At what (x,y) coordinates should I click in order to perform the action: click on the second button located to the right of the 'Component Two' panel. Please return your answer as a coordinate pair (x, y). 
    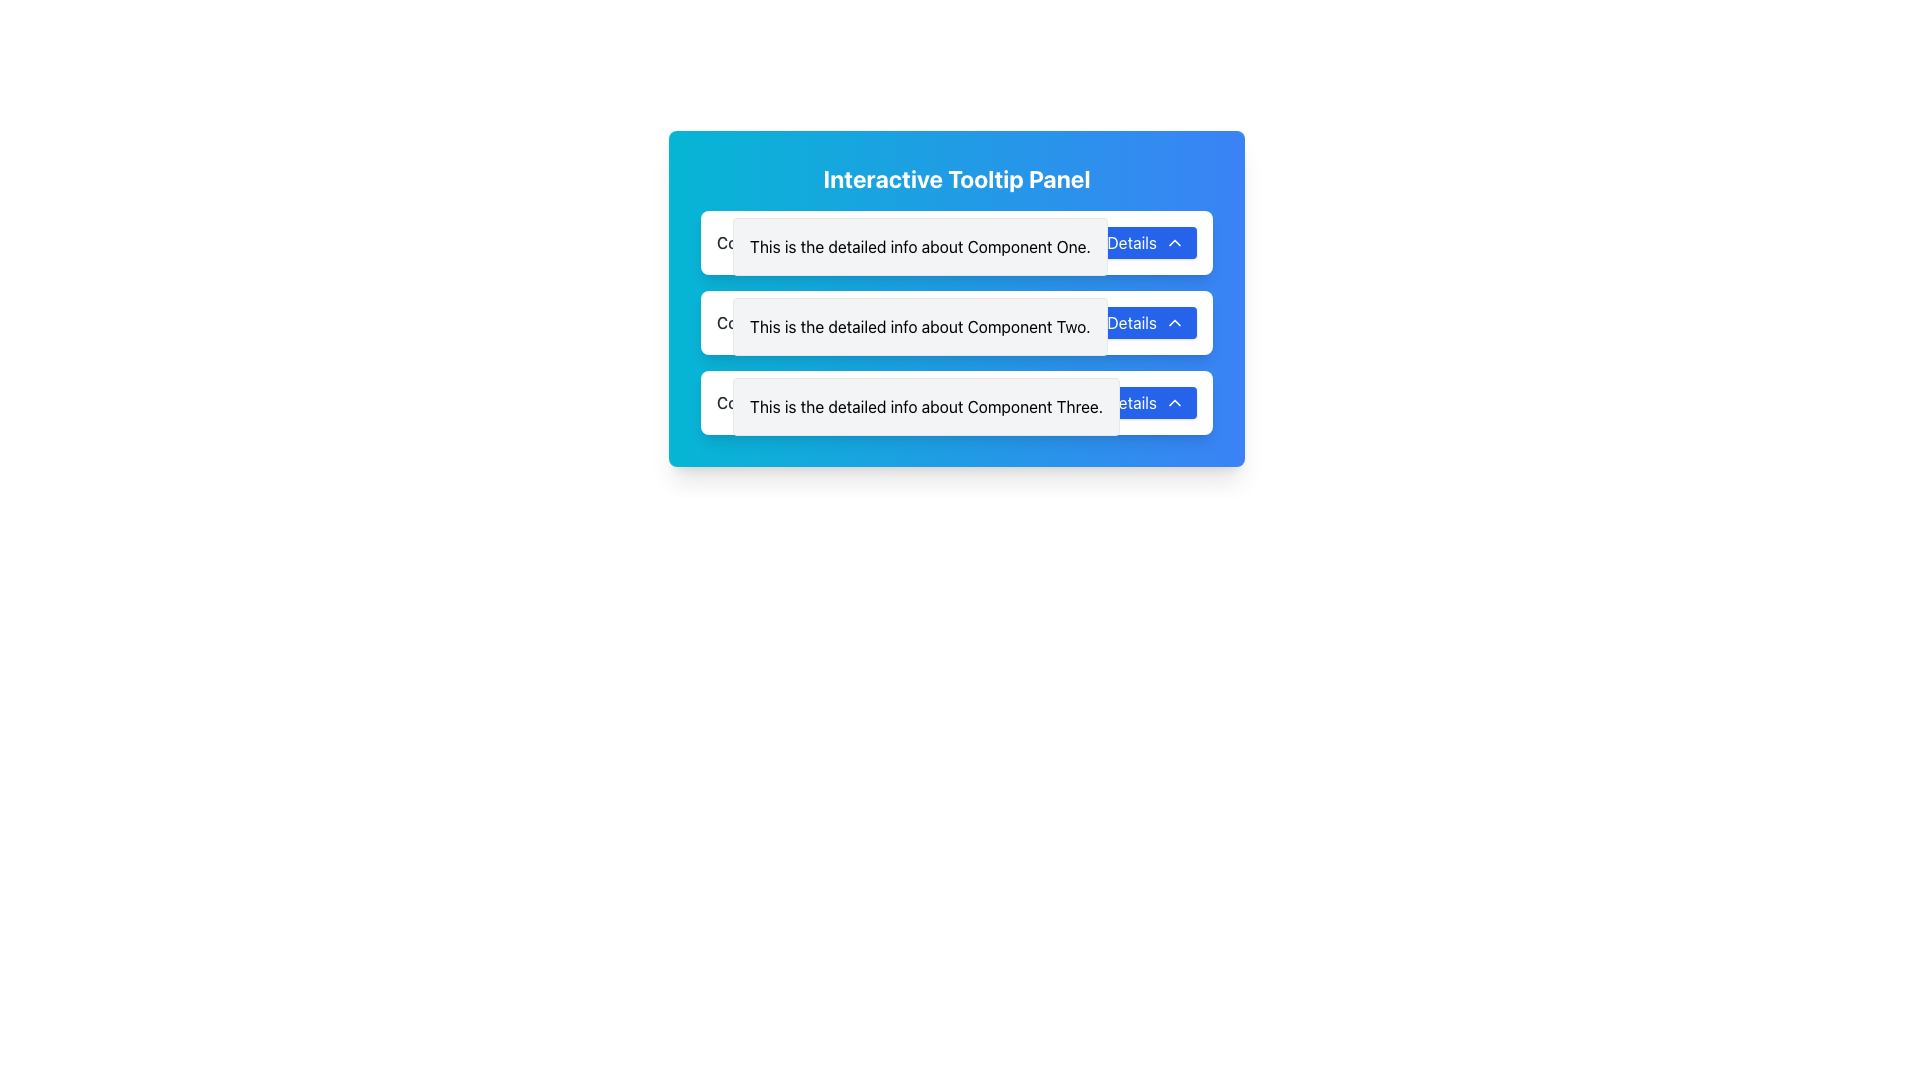
    Looking at the image, I should click on (1146, 322).